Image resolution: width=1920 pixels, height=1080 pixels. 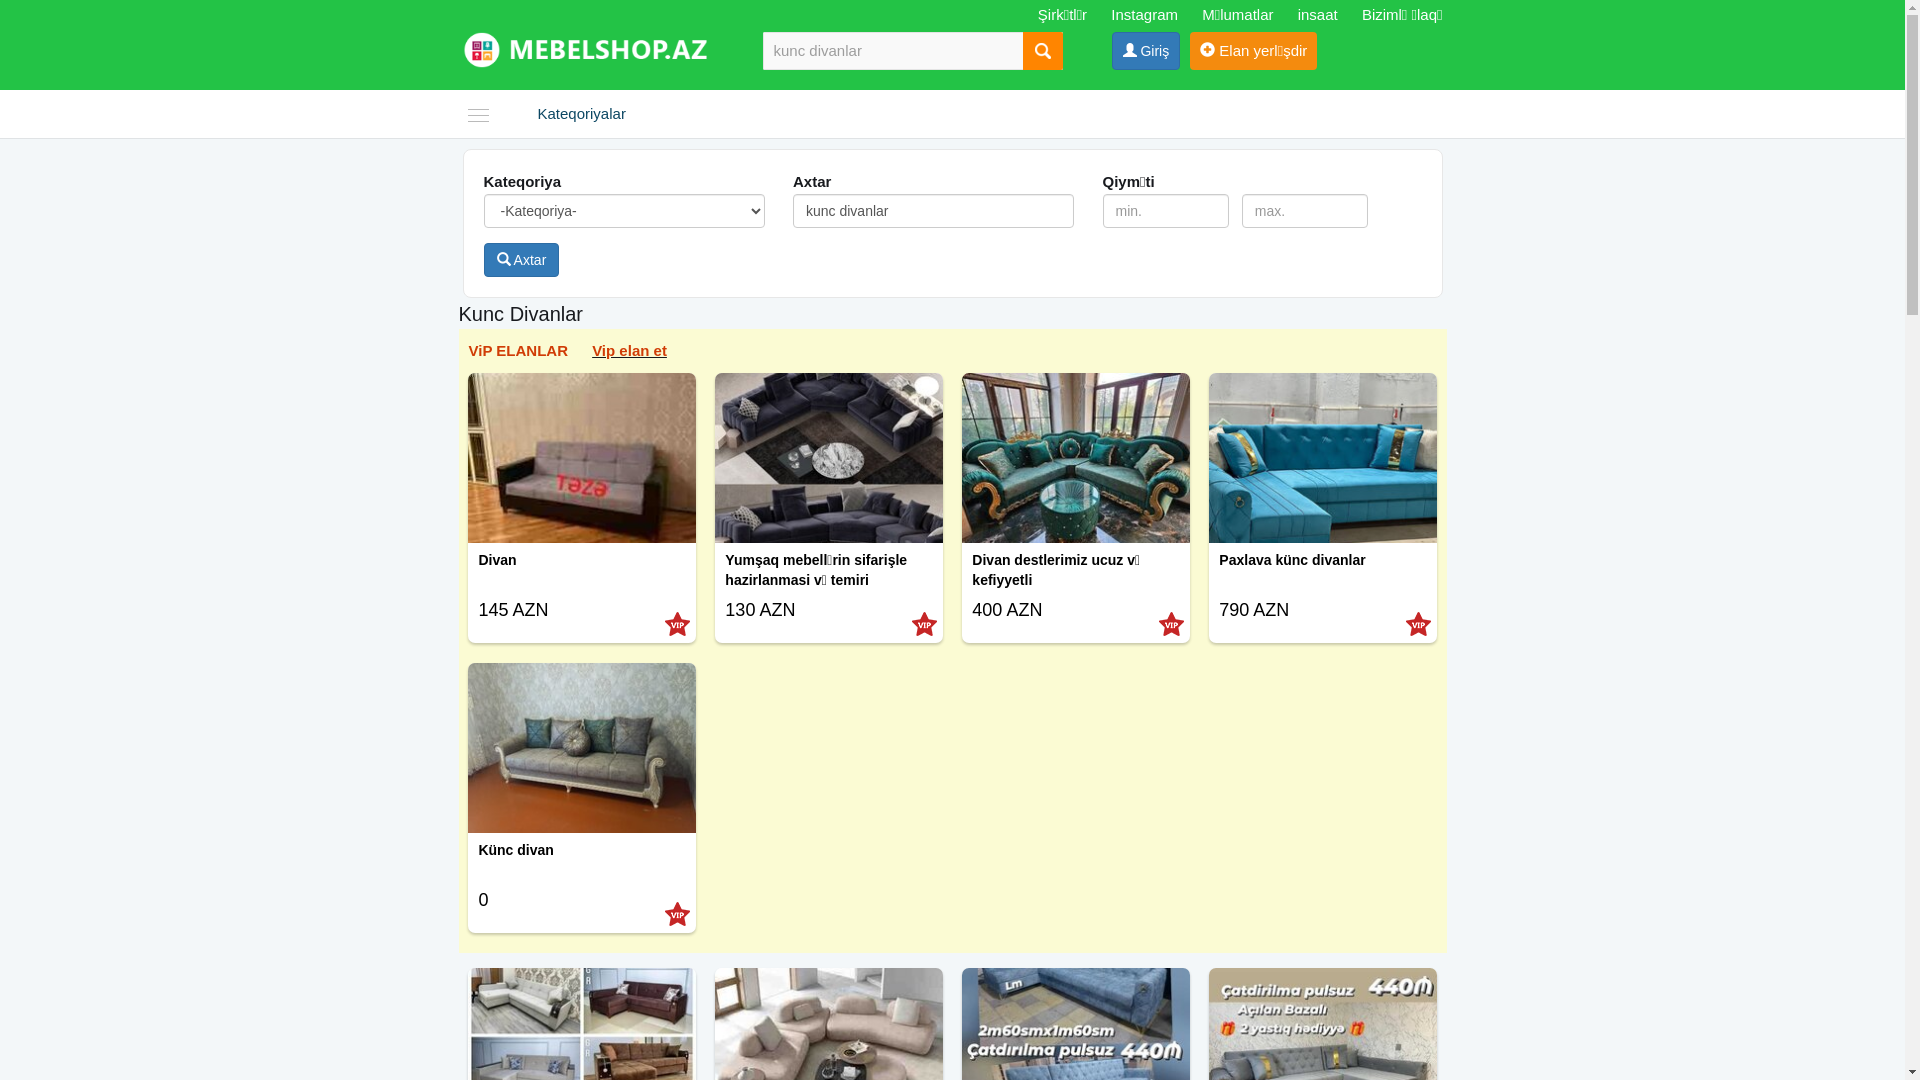 I want to click on 'min.', so click(x=1166, y=211).